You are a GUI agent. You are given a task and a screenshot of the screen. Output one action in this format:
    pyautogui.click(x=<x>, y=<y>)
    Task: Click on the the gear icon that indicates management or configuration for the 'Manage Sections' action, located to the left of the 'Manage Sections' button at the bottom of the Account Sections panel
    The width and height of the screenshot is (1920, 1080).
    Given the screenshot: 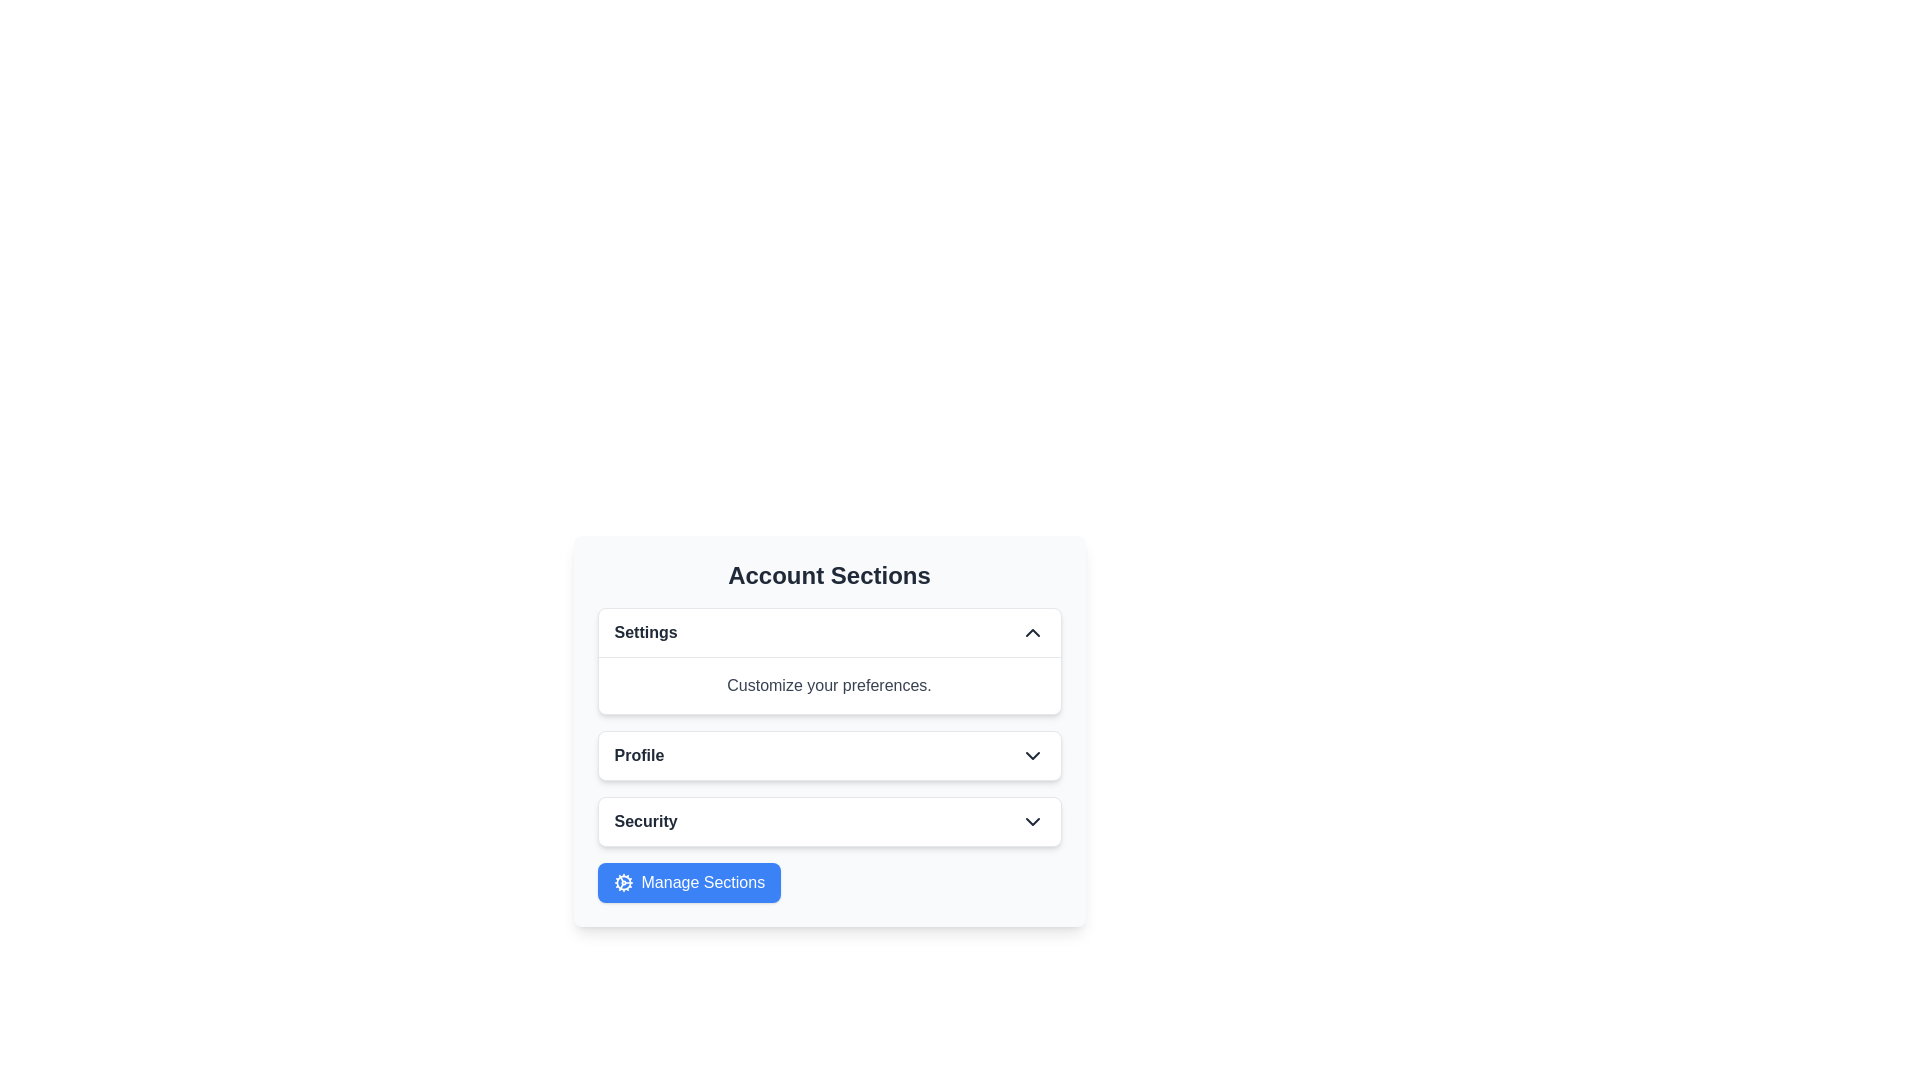 What is the action you would take?
    pyautogui.click(x=622, y=882)
    